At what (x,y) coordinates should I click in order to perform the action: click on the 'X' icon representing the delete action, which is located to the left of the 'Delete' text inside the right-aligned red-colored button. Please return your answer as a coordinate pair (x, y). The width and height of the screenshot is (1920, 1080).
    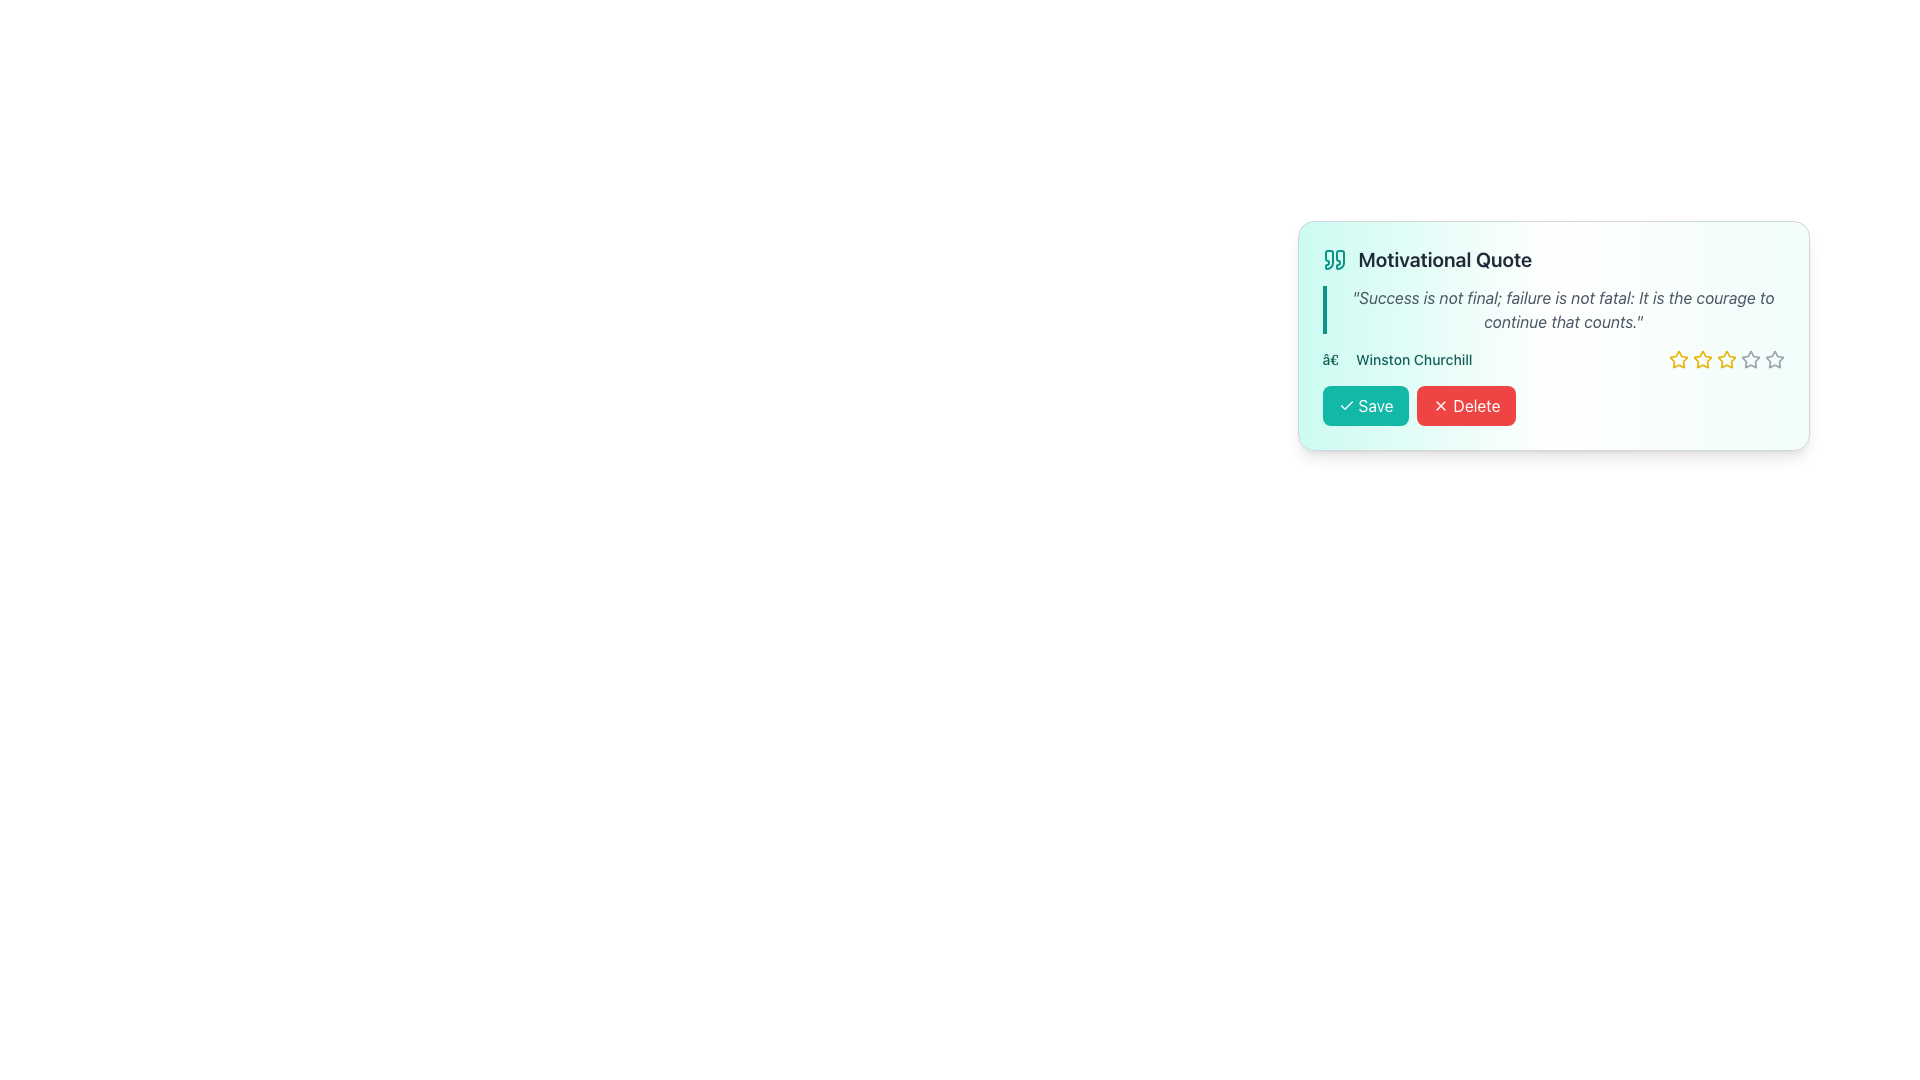
    Looking at the image, I should click on (1441, 405).